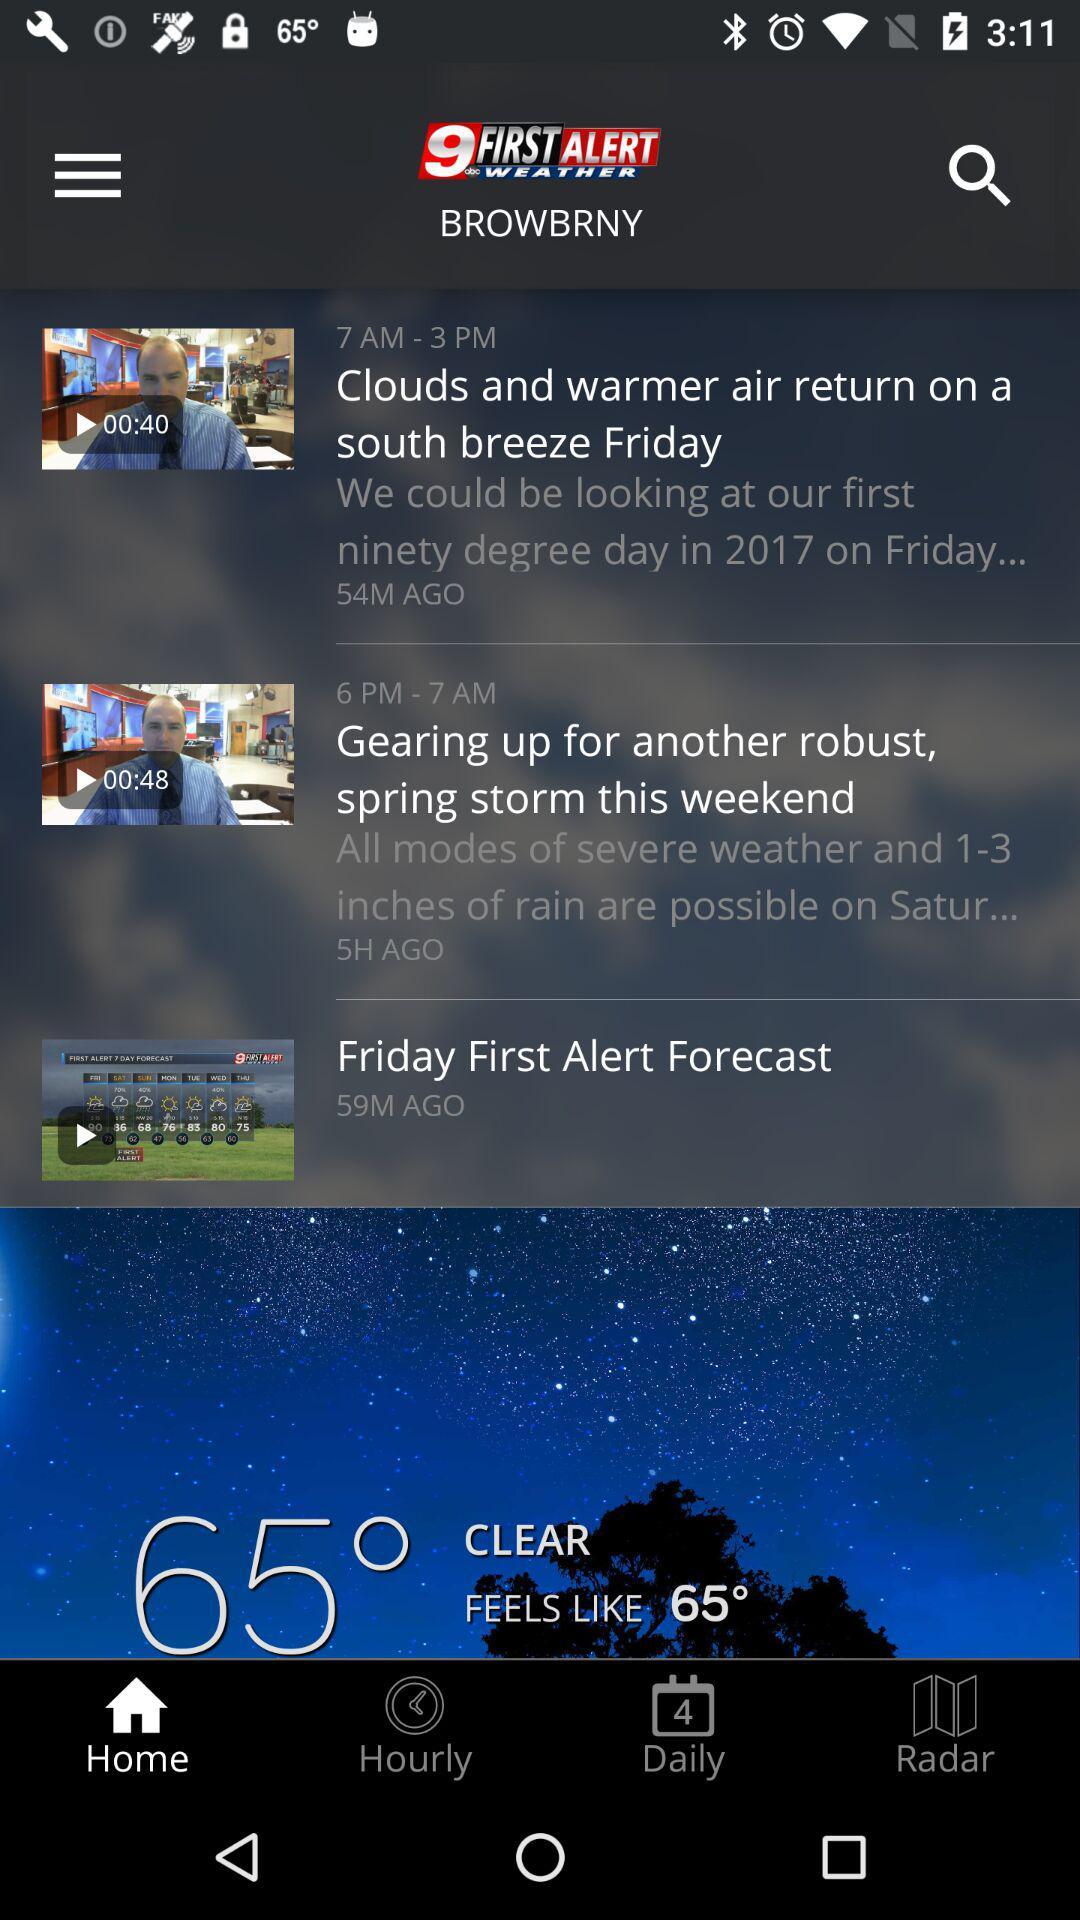 The width and height of the screenshot is (1080, 1920). Describe the element at coordinates (682, 1726) in the screenshot. I see `item next to hourly icon` at that location.